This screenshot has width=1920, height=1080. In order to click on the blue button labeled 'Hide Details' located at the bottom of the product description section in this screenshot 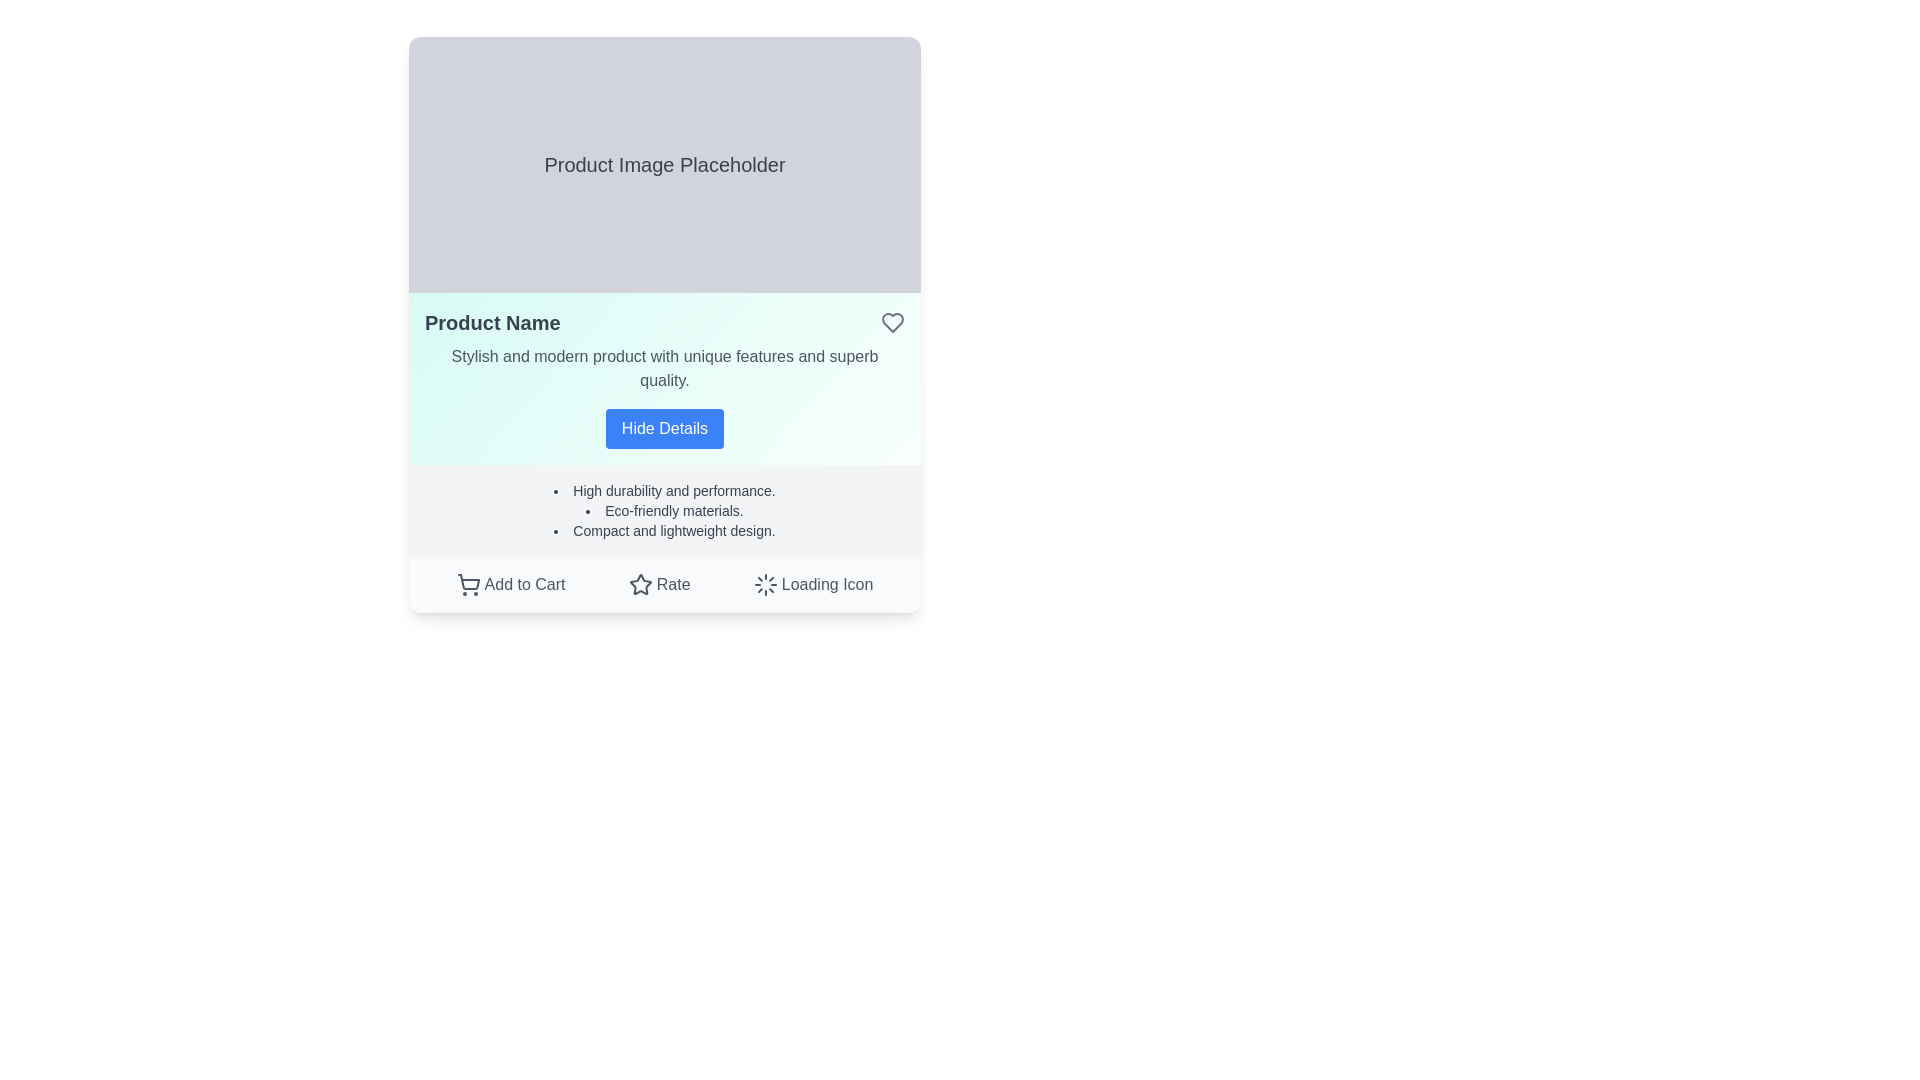, I will do `click(665, 427)`.